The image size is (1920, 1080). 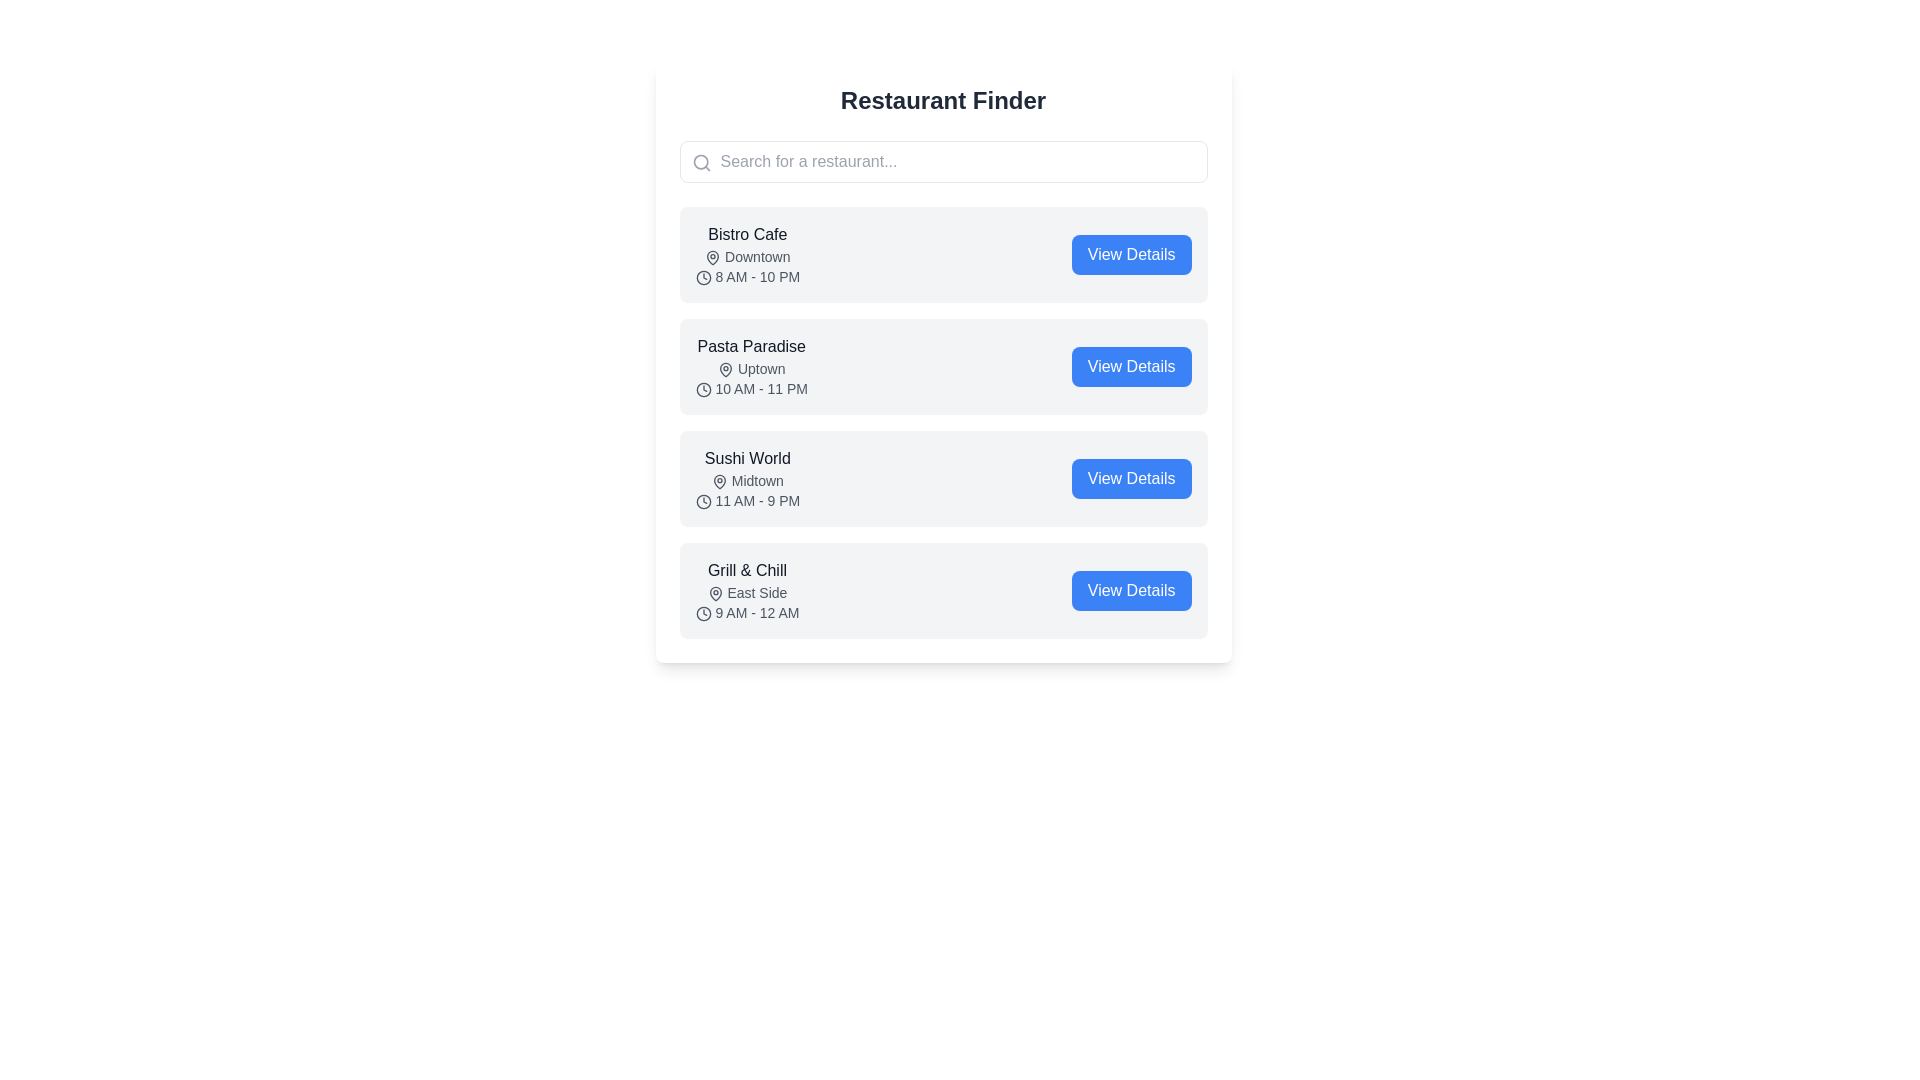 What do you see at coordinates (746, 277) in the screenshot?
I see `the text and icon displaying '8 AM - 10 PM' indicating the hours of operation for Bistro Cafe located below the name 'Bistro Cafe' and 'Downtown'` at bounding box center [746, 277].